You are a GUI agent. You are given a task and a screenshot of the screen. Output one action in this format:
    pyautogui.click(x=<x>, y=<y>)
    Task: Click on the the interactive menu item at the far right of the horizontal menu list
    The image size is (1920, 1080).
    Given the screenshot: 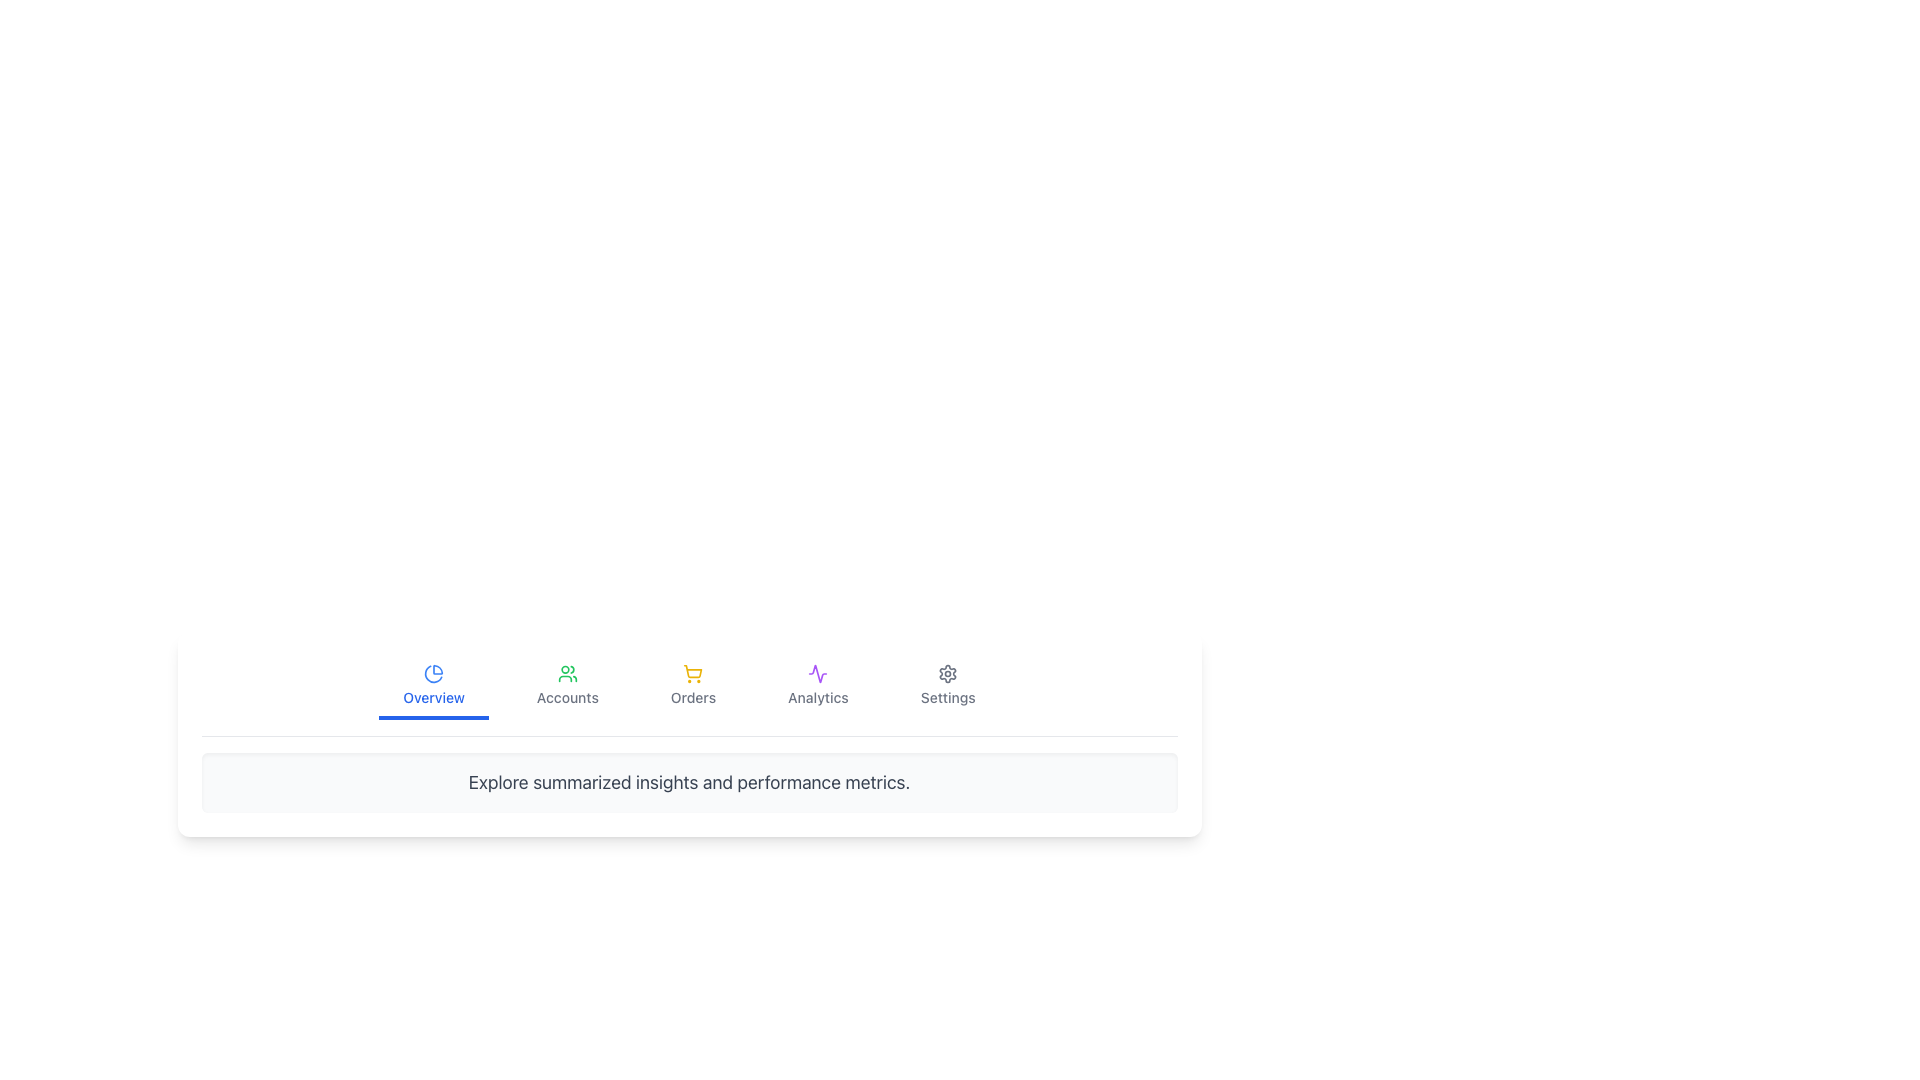 What is the action you would take?
    pyautogui.click(x=947, y=686)
    